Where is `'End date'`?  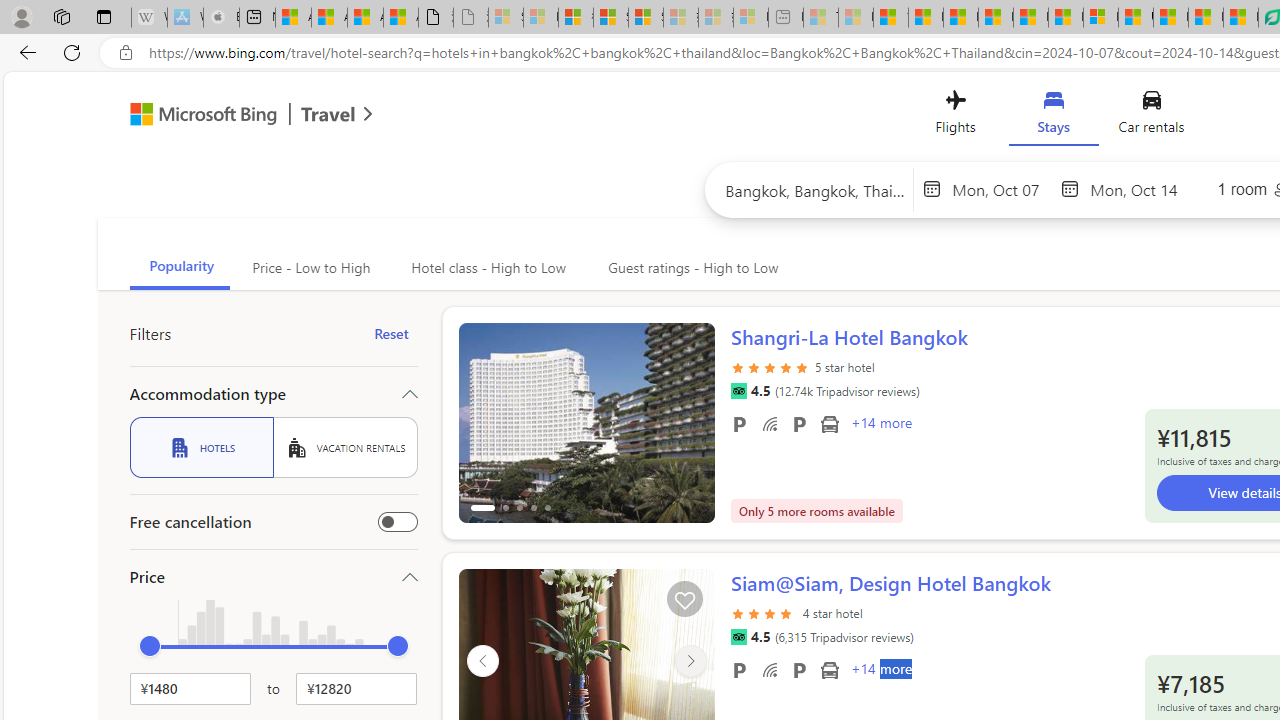
'End date' is located at coordinates (1139, 189).